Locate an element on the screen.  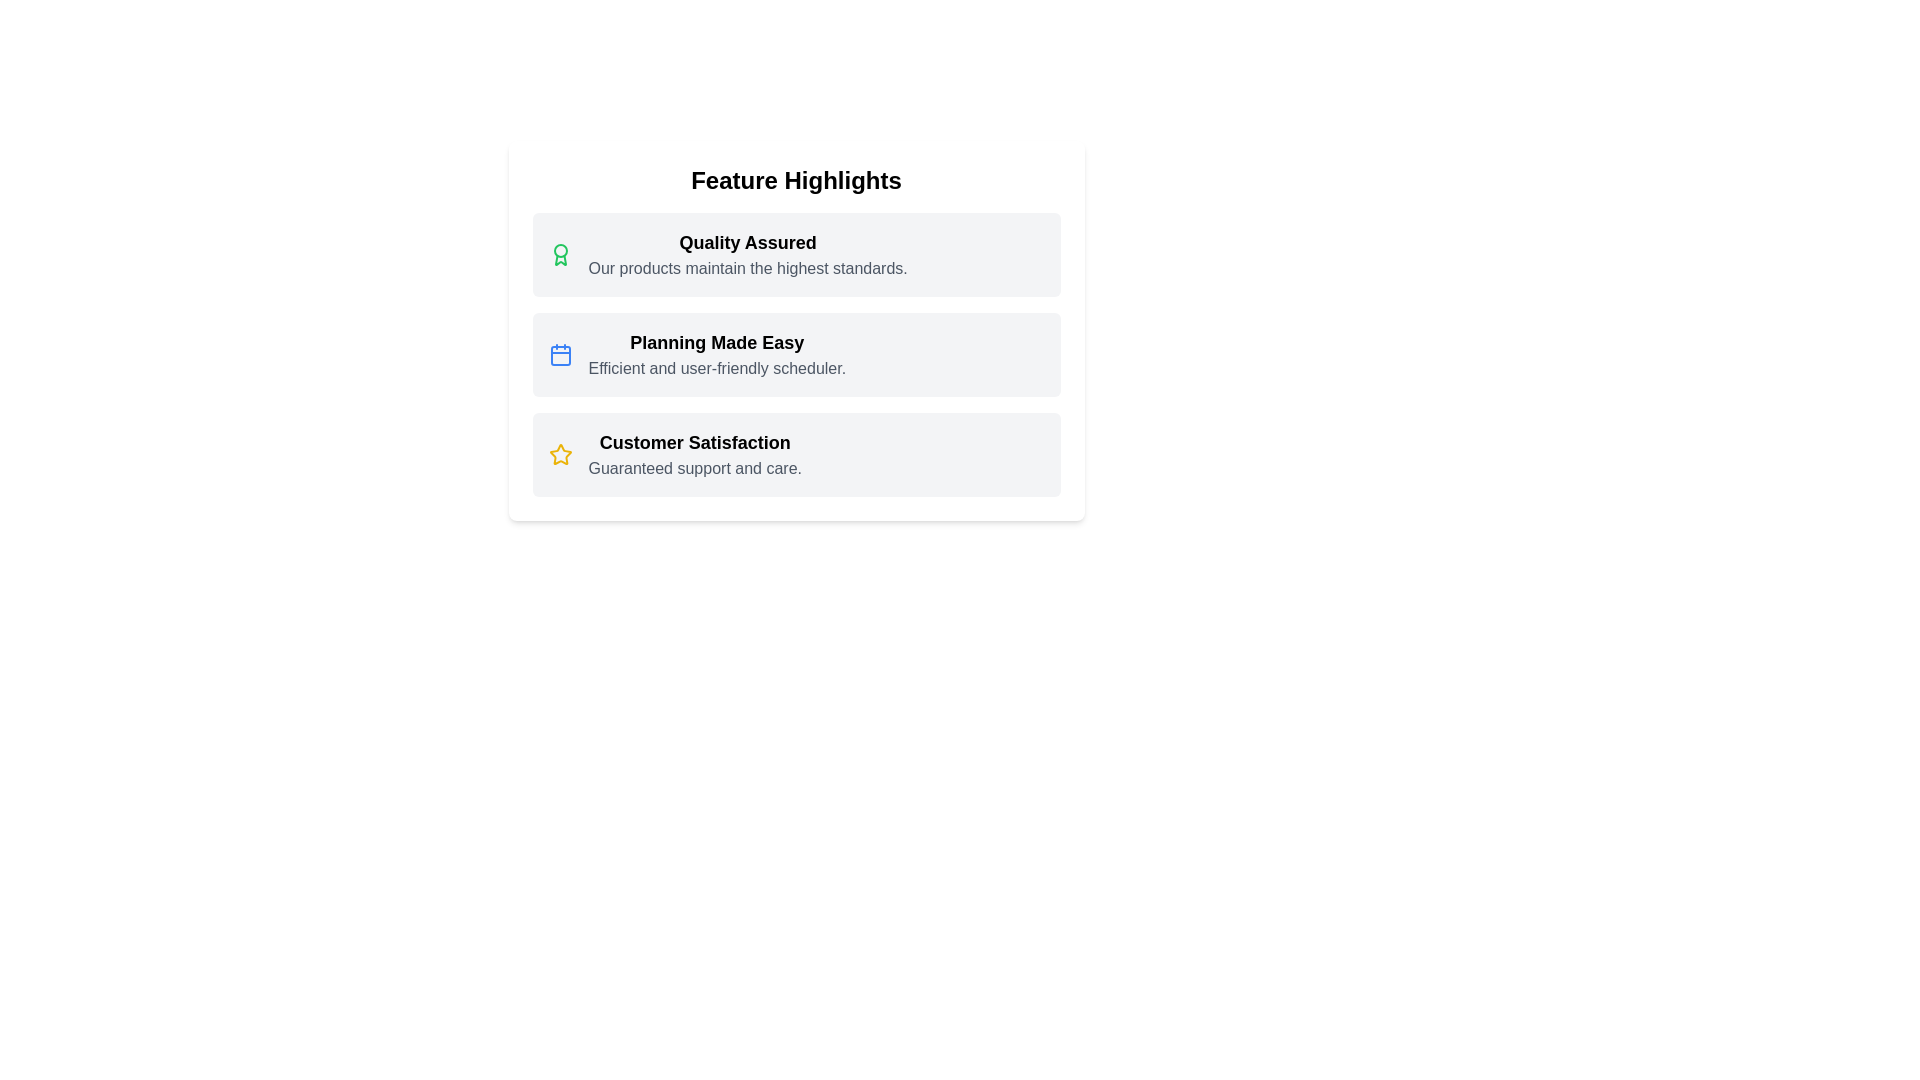
the lower portion of the badge icon in the top section of the 'Feature Highlights' interface is located at coordinates (560, 259).